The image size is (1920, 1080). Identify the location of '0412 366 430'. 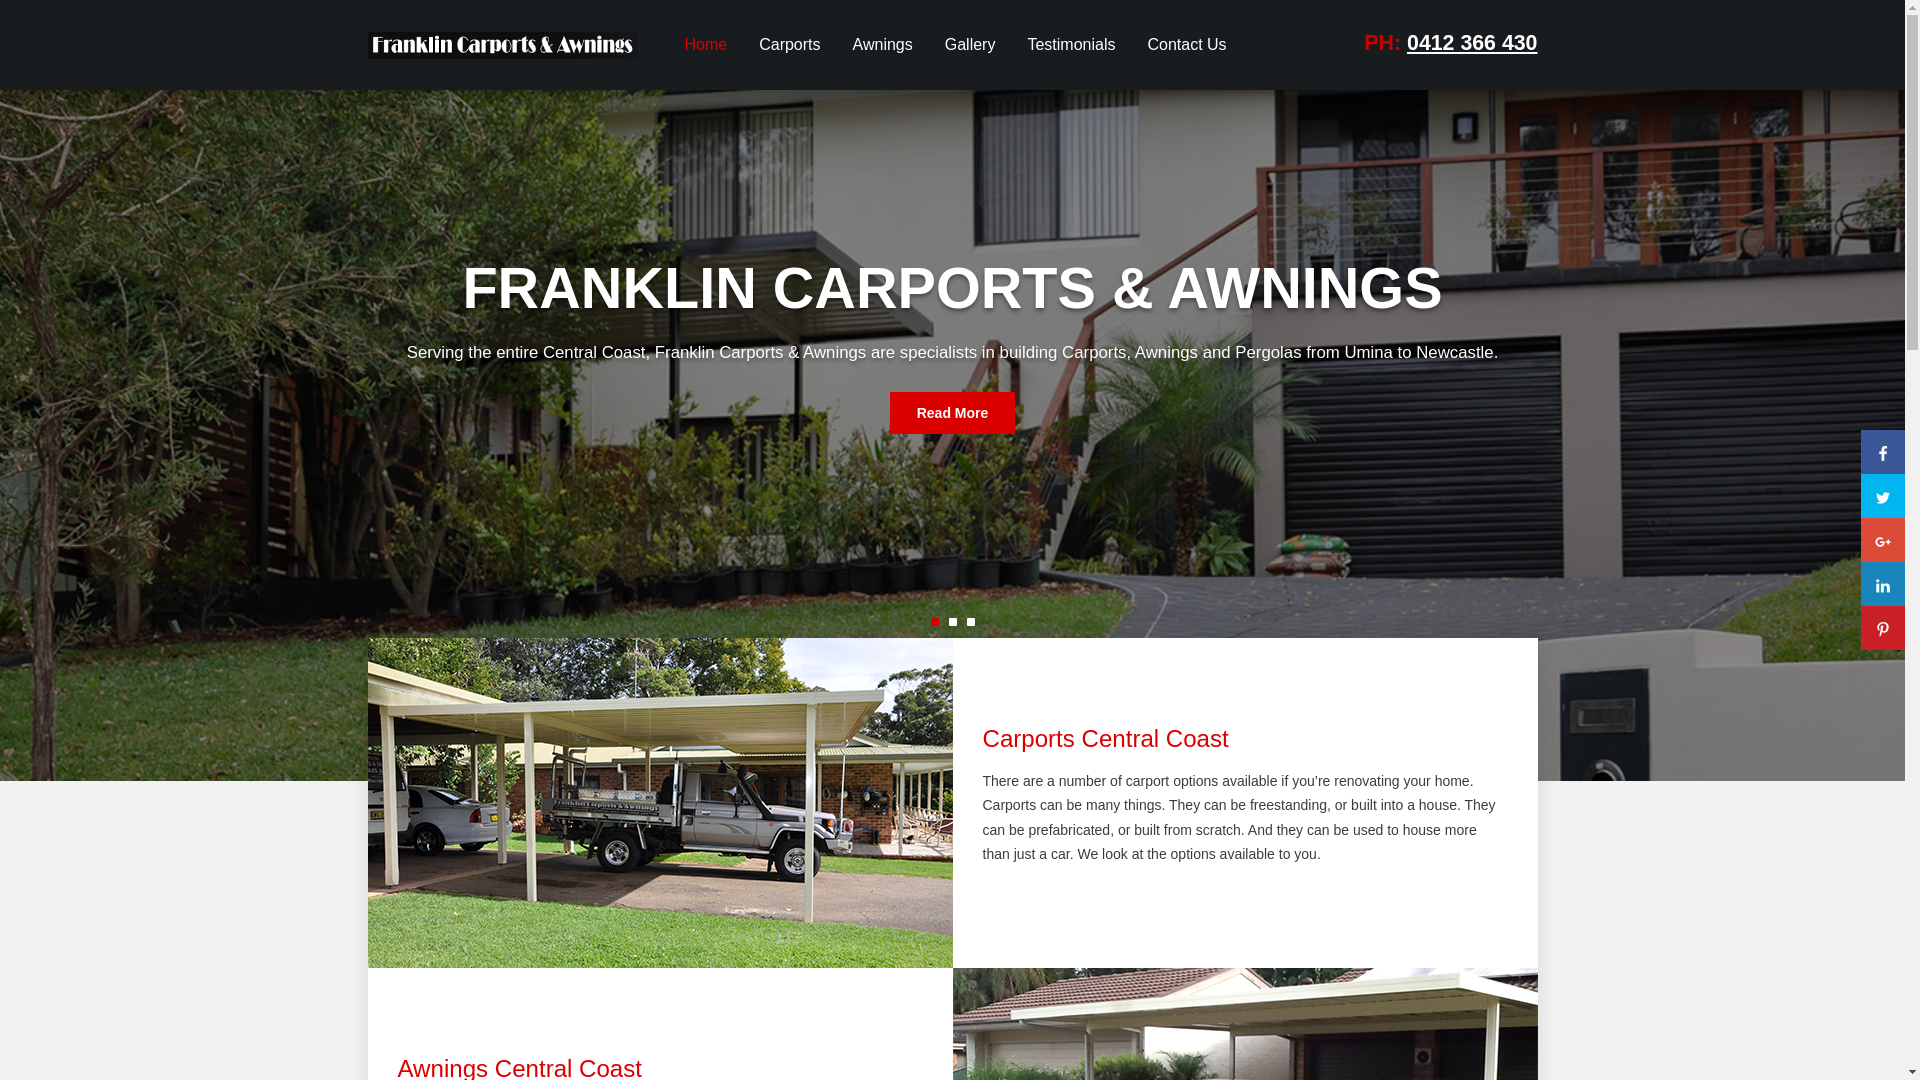
(1472, 42).